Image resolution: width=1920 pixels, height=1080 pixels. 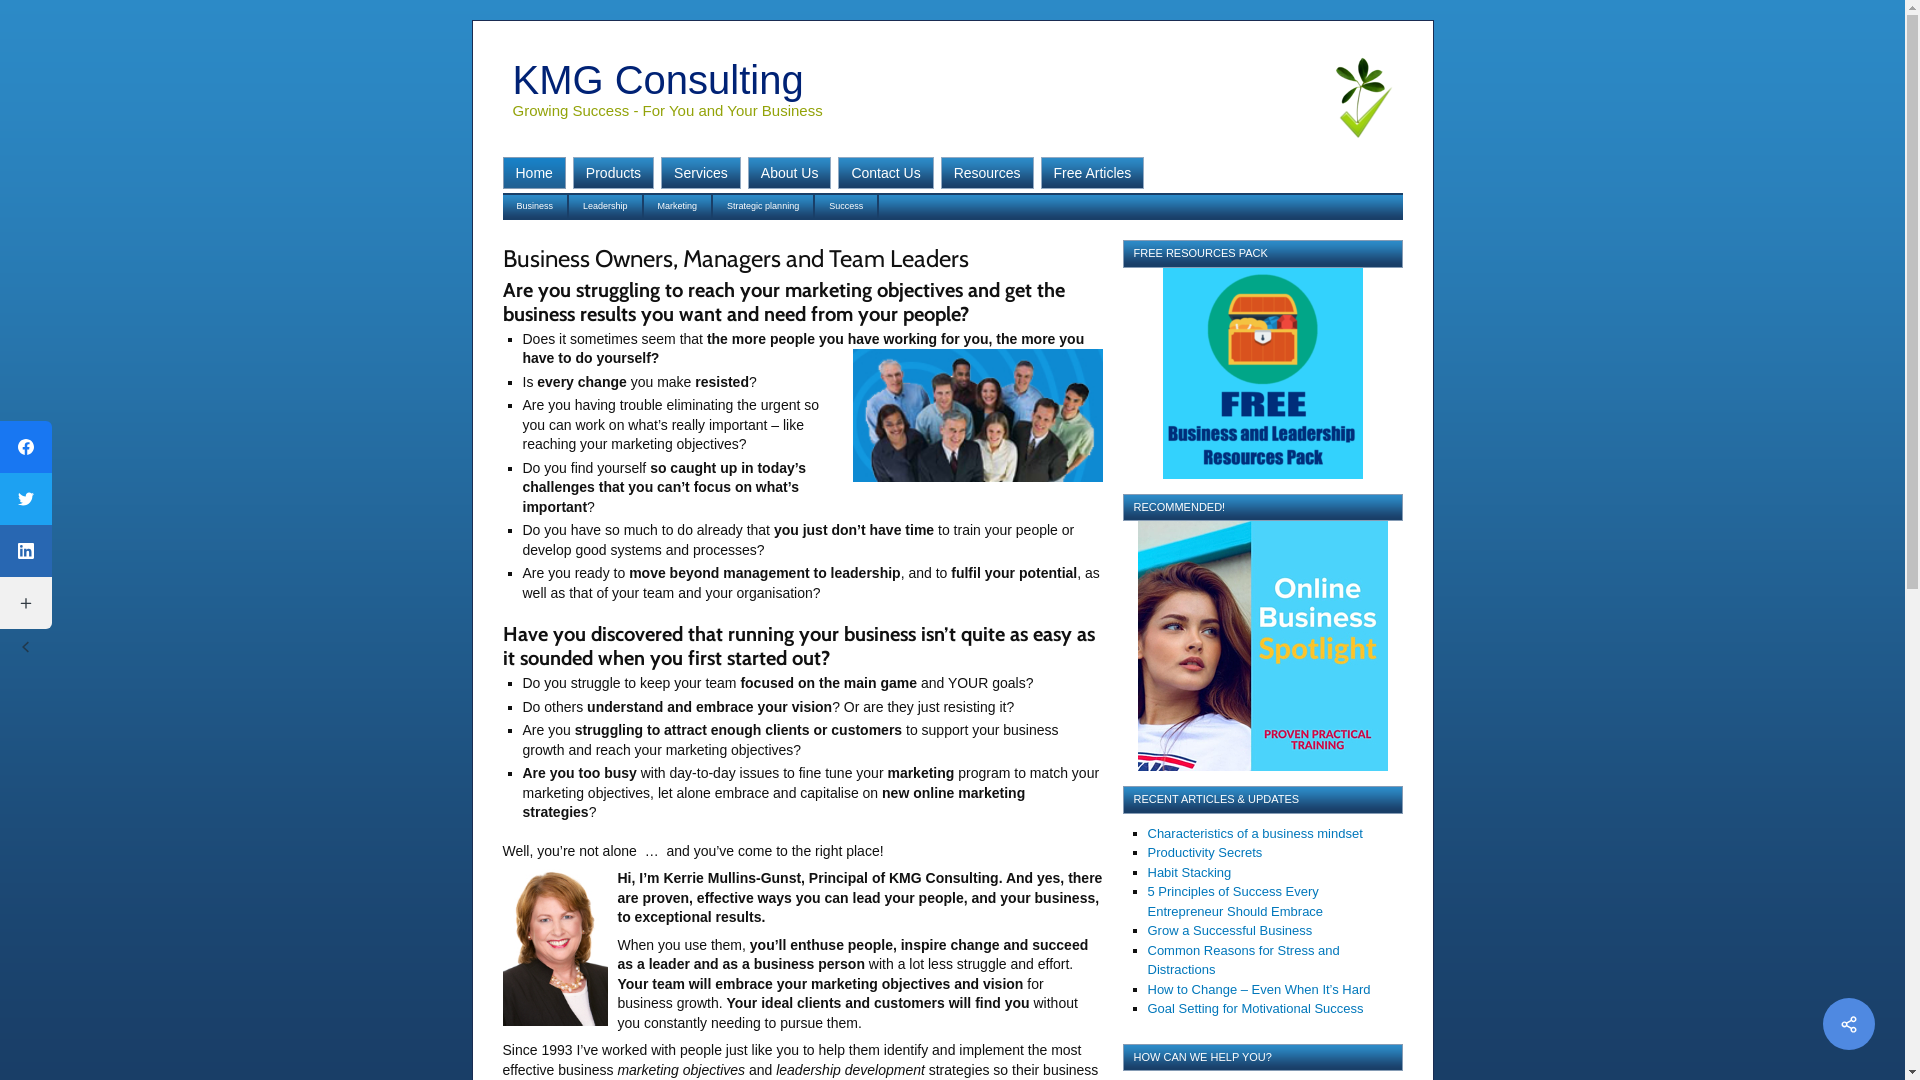 What do you see at coordinates (554, 946) in the screenshot?
I see `'kerriemg-150x224'` at bounding box center [554, 946].